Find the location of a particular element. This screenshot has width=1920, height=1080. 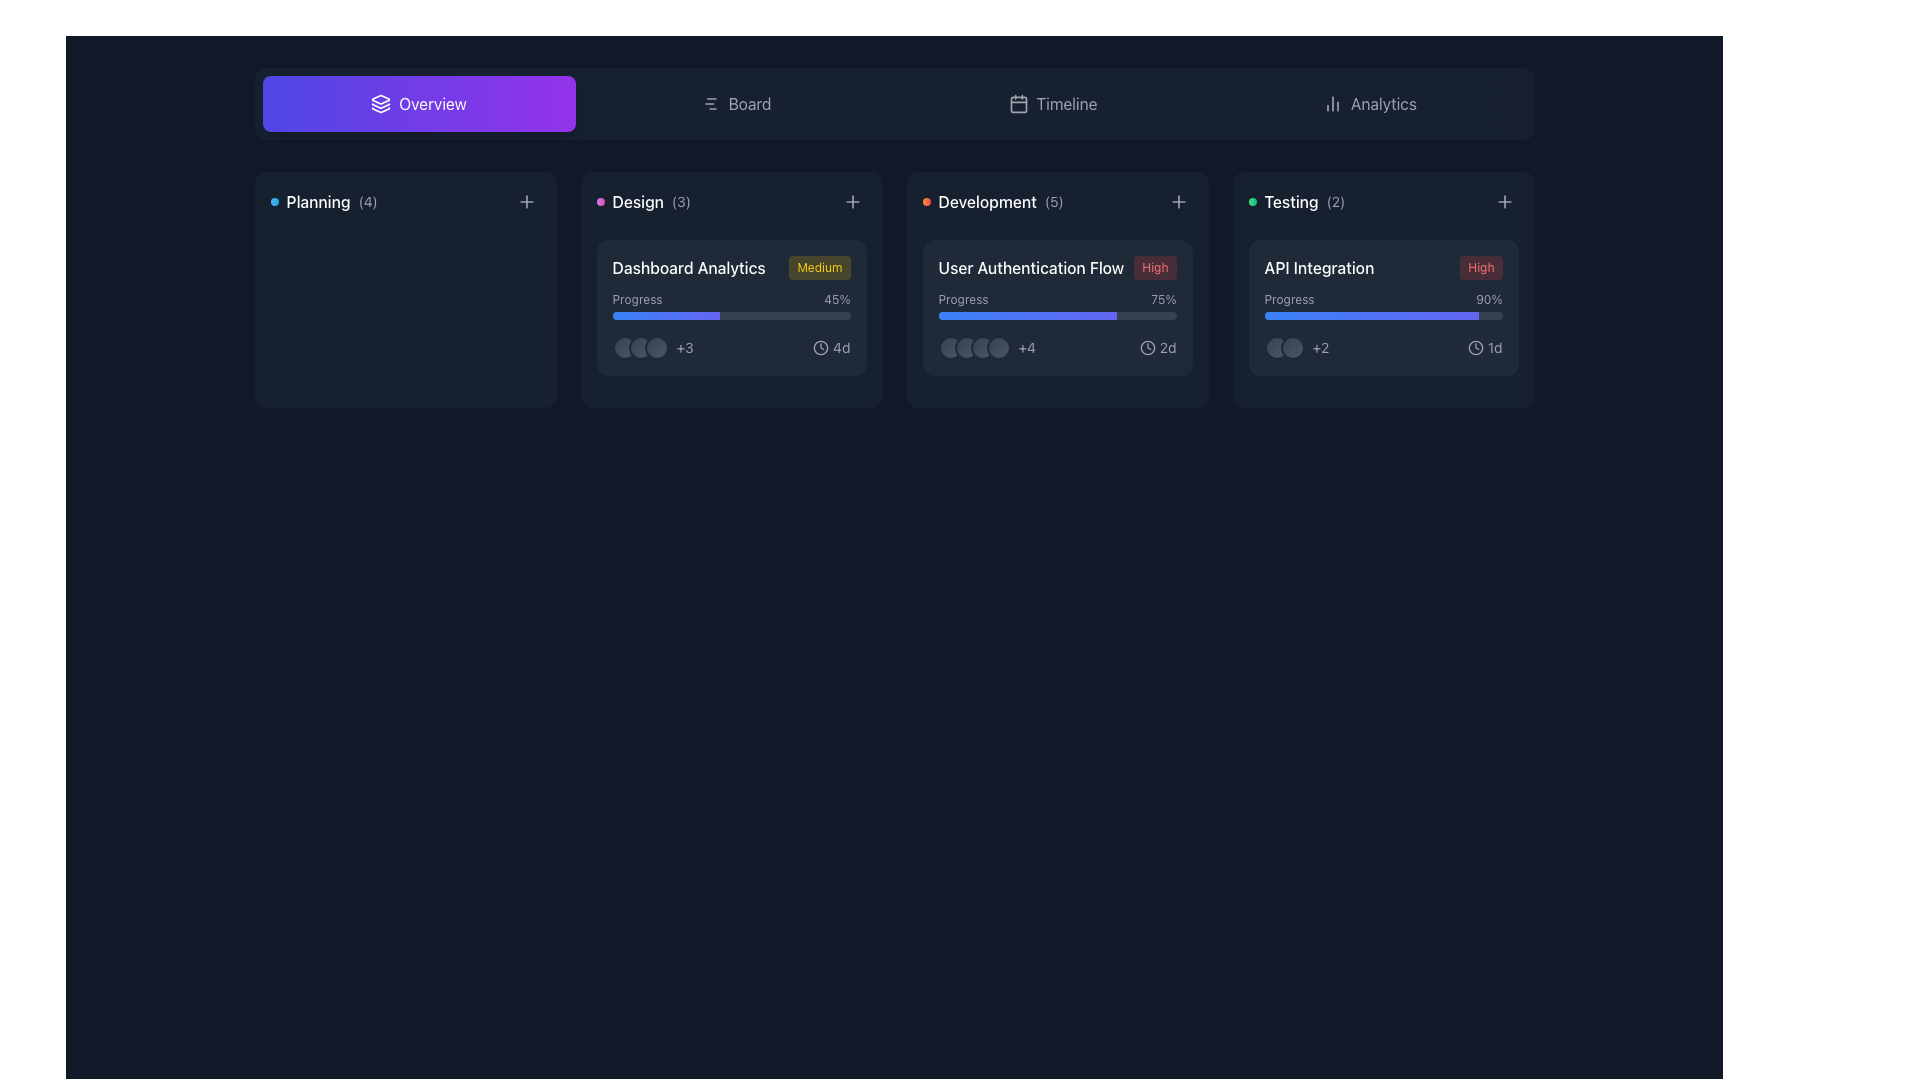

the clock icon and text '2d' element located in the 'Development' card below the title 'User Authentication Flow' to perform associated card actions is located at coordinates (1158, 346).